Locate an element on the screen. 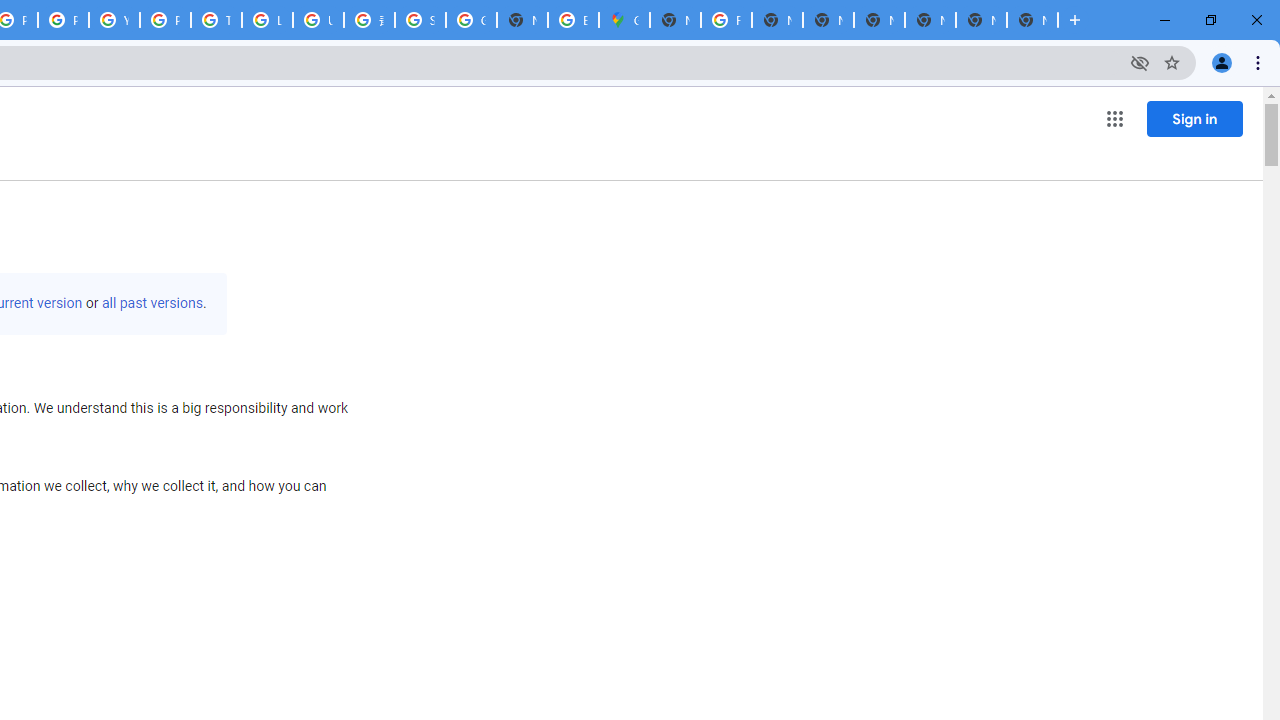 This screenshot has width=1280, height=720. 'Explore new street-level details - Google Maps Help' is located at coordinates (572, 20).